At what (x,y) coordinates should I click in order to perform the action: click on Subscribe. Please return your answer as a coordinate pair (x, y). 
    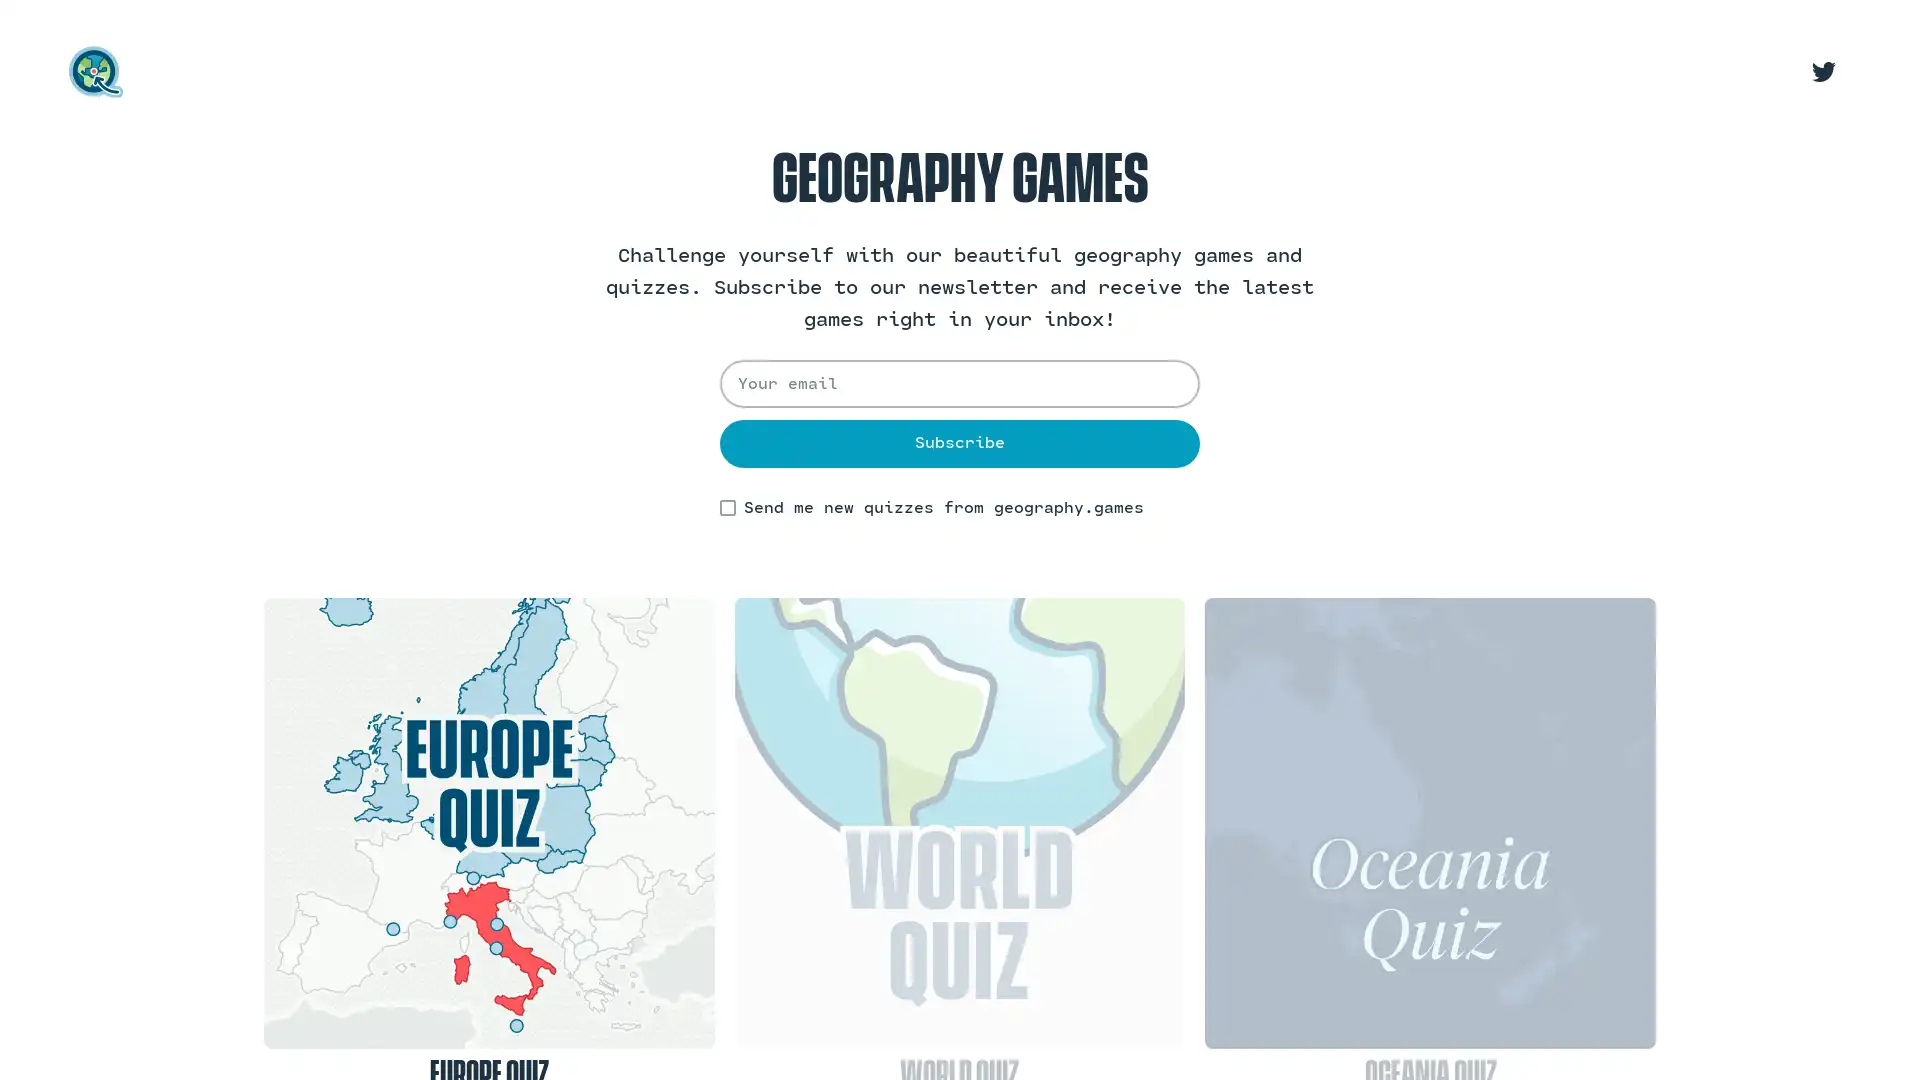
    Looking at the image, I should click on (960, 442).